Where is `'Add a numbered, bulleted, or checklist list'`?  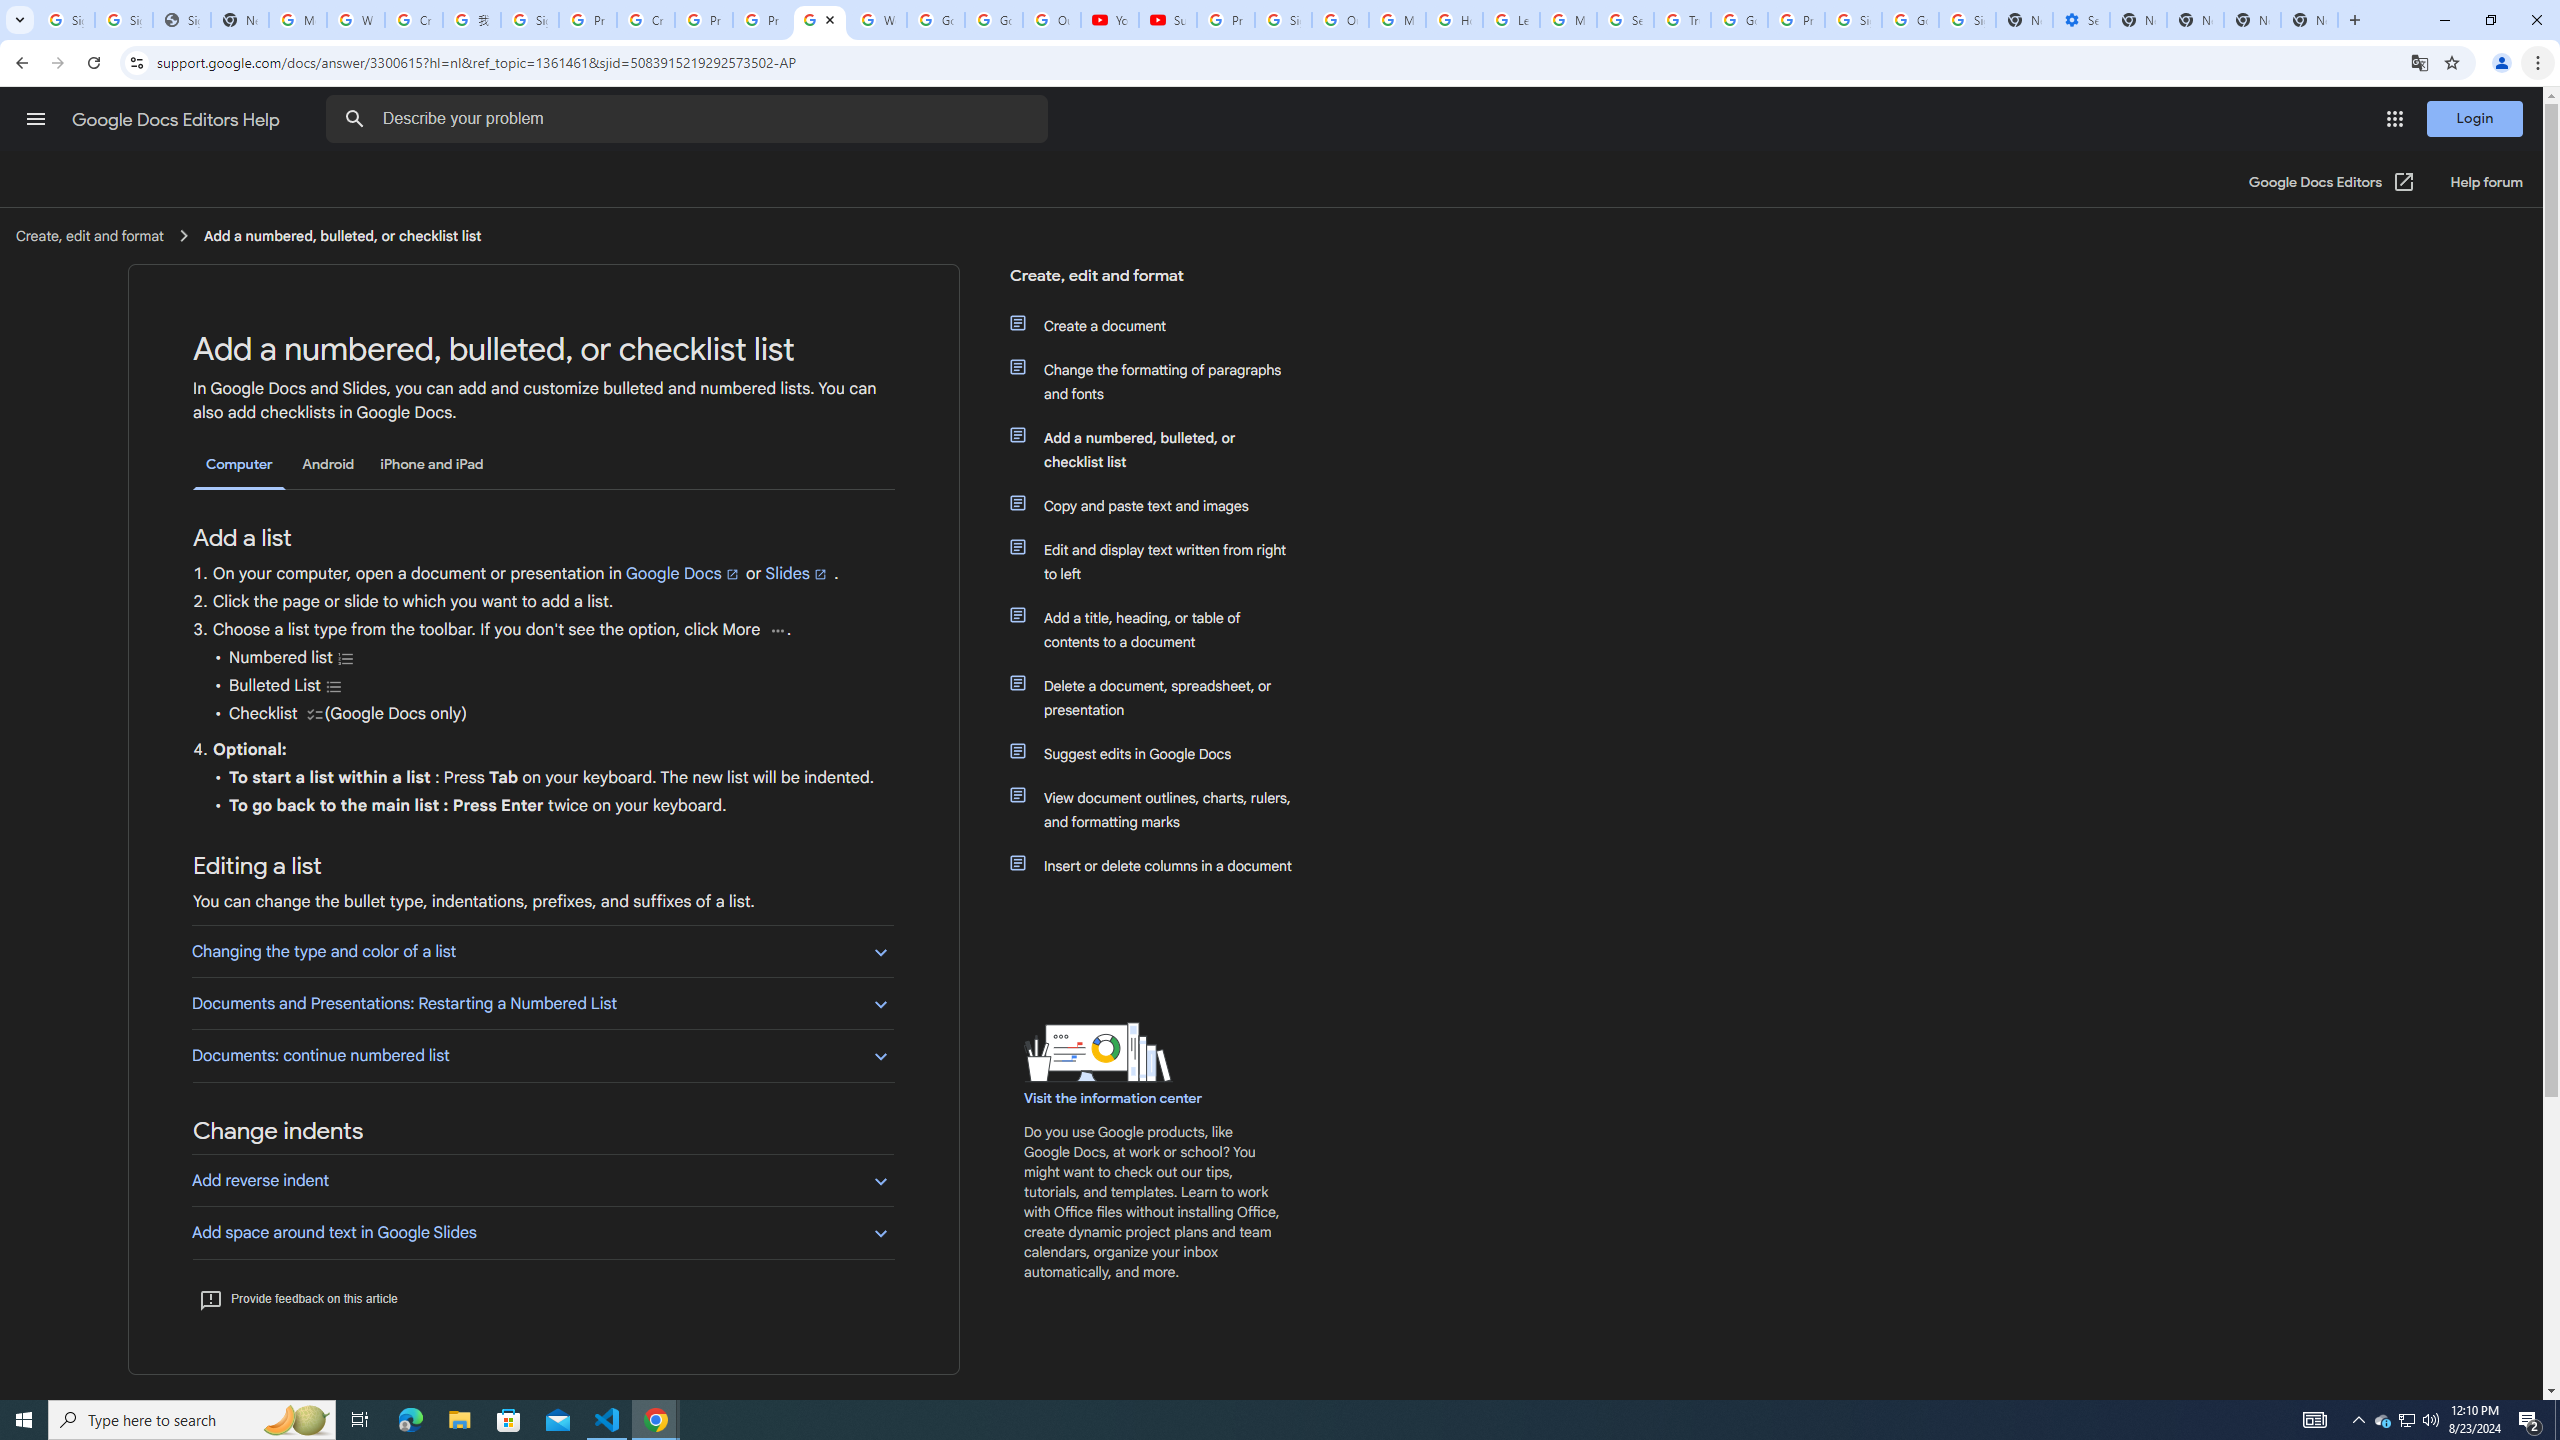
'Add a numbered, bulleted, or checklist list' is located at coordinates (1162, 449).